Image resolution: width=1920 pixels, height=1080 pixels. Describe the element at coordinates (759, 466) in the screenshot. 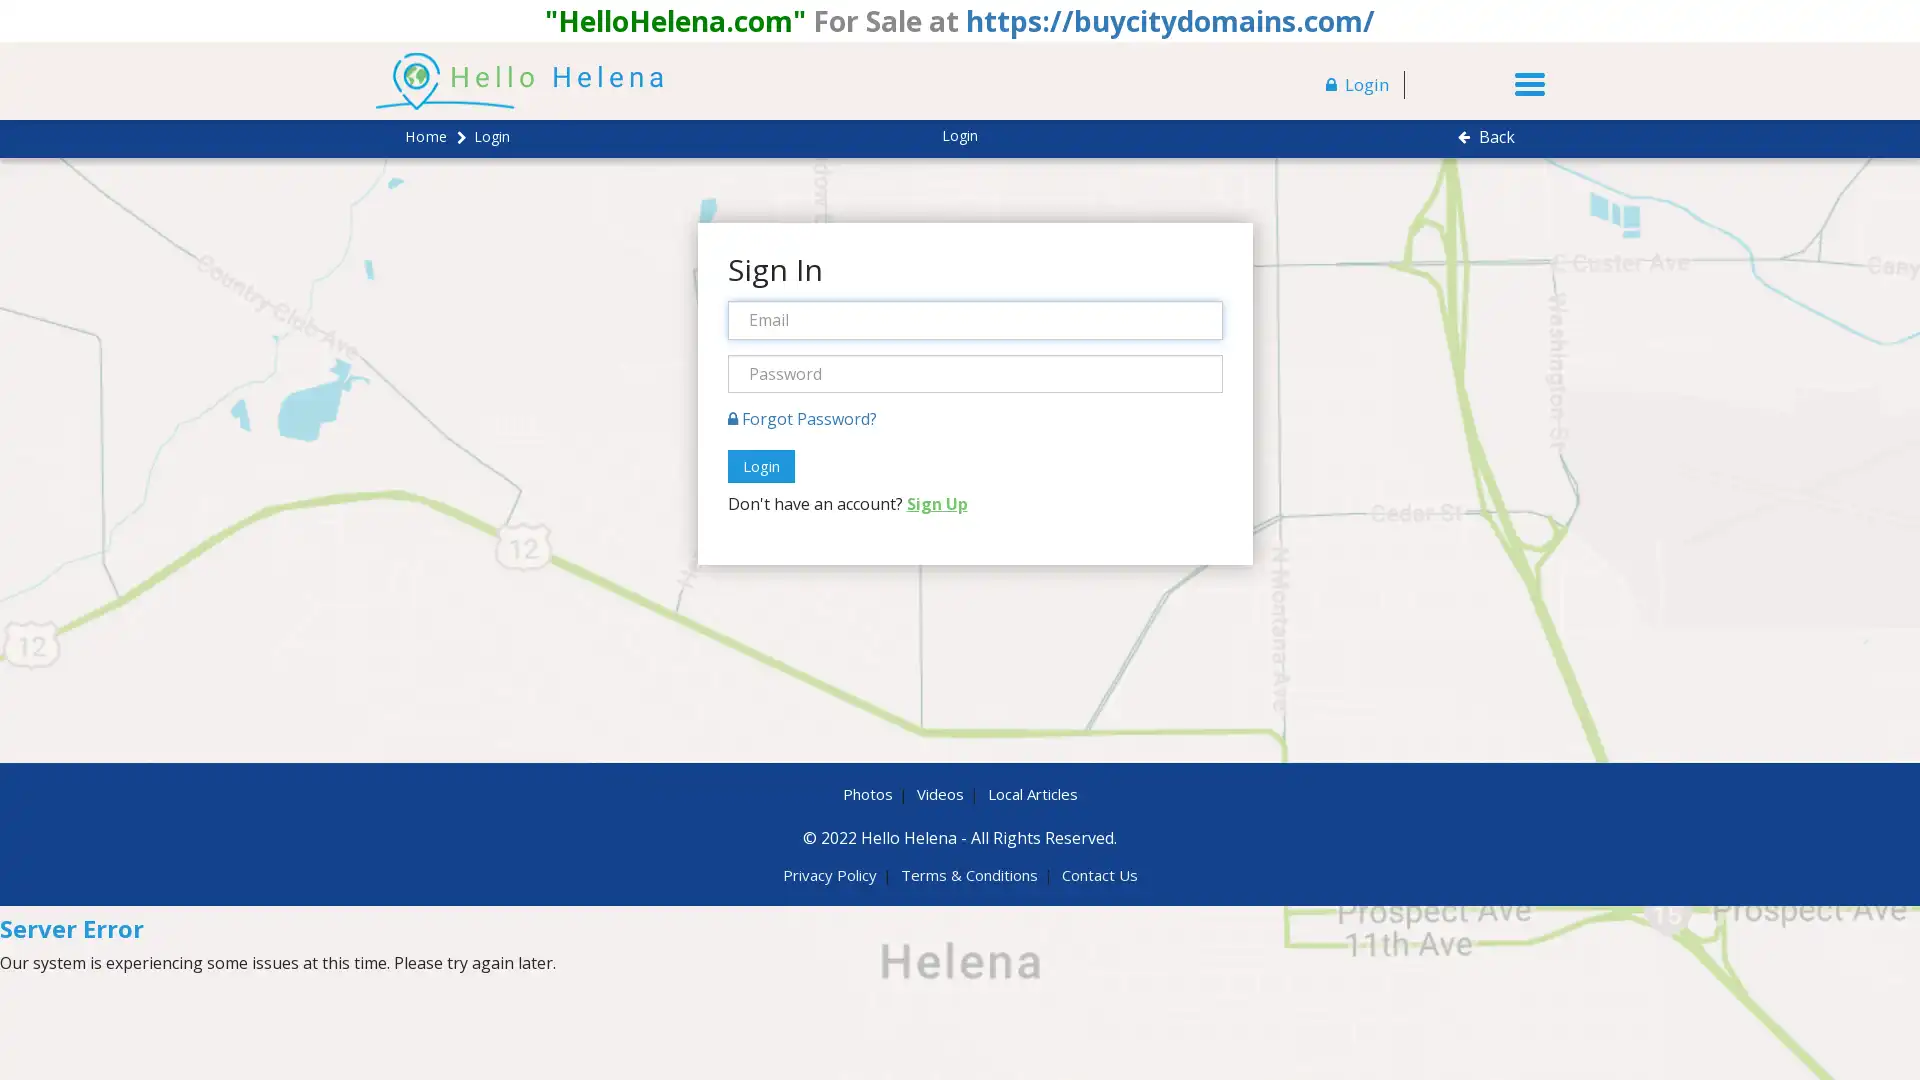

I see `Login` at that location.